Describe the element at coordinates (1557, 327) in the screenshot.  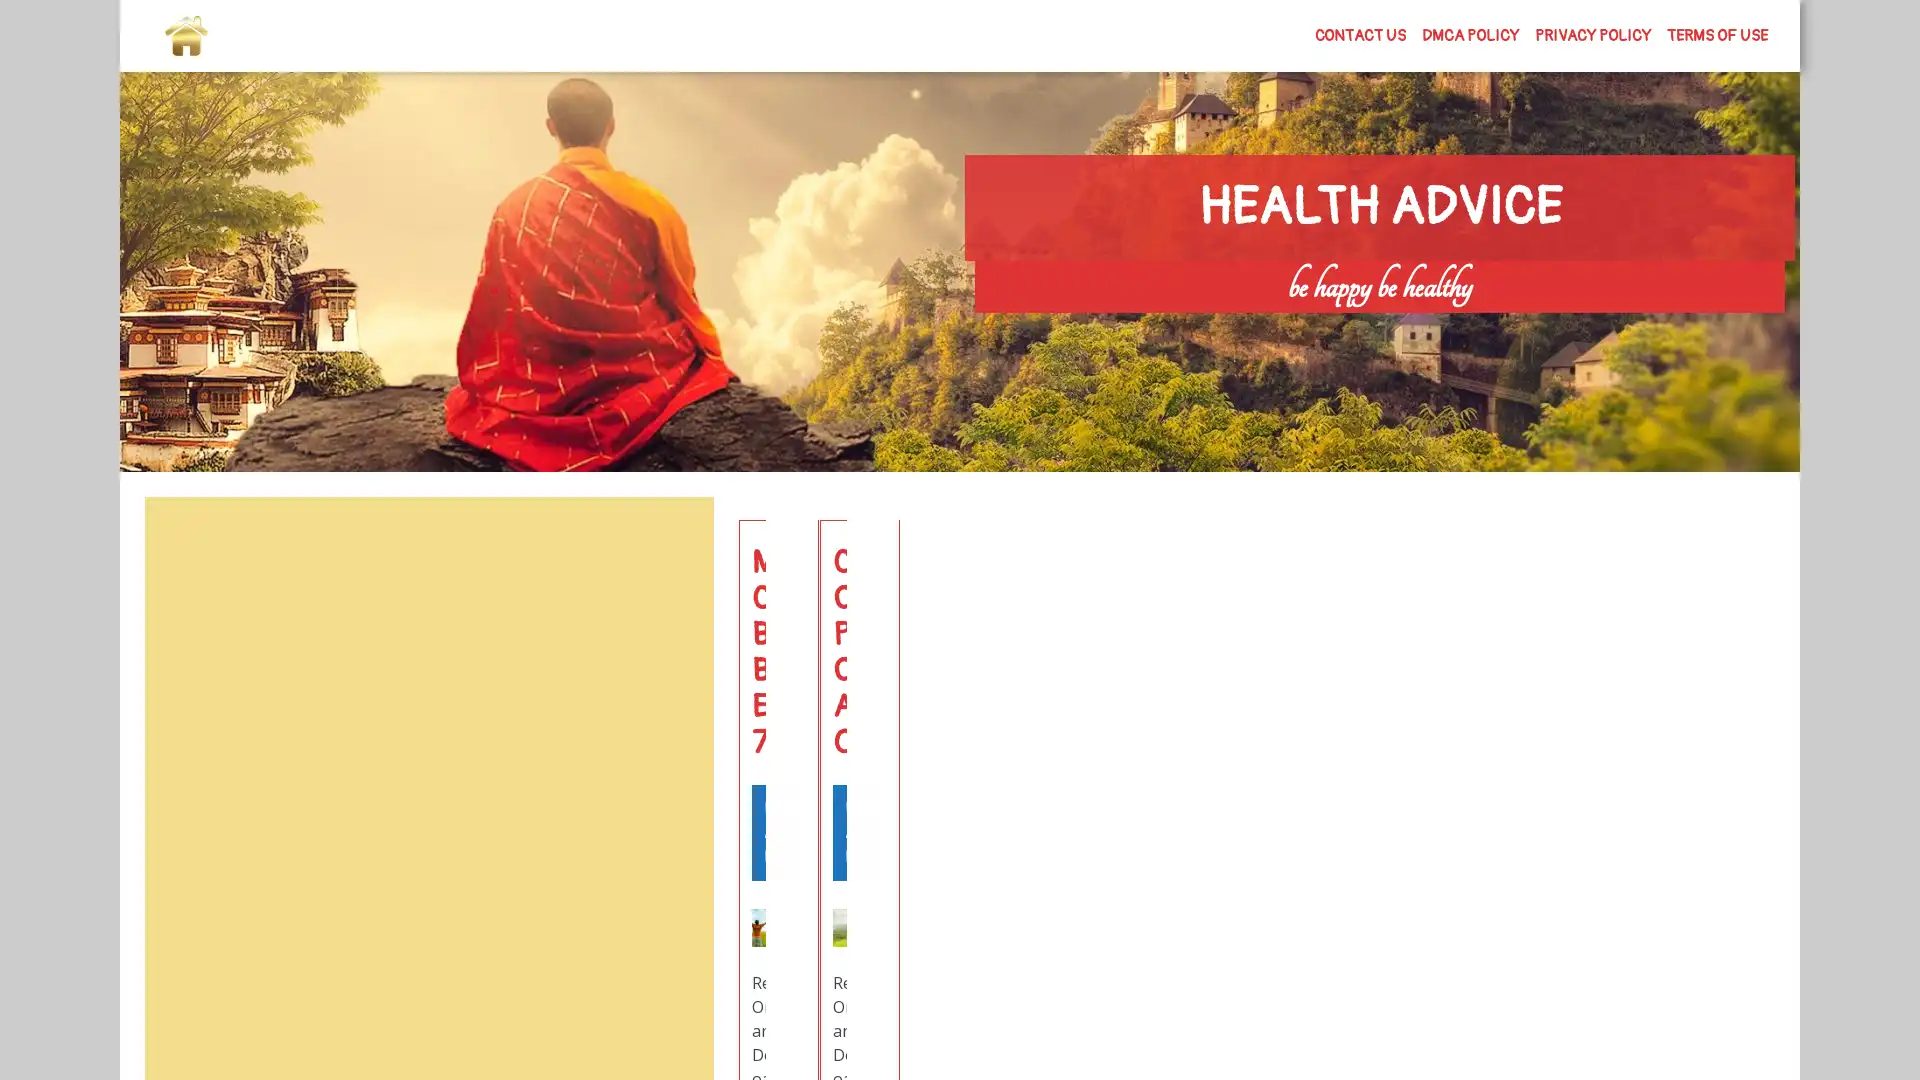
I see `Search` at that location.